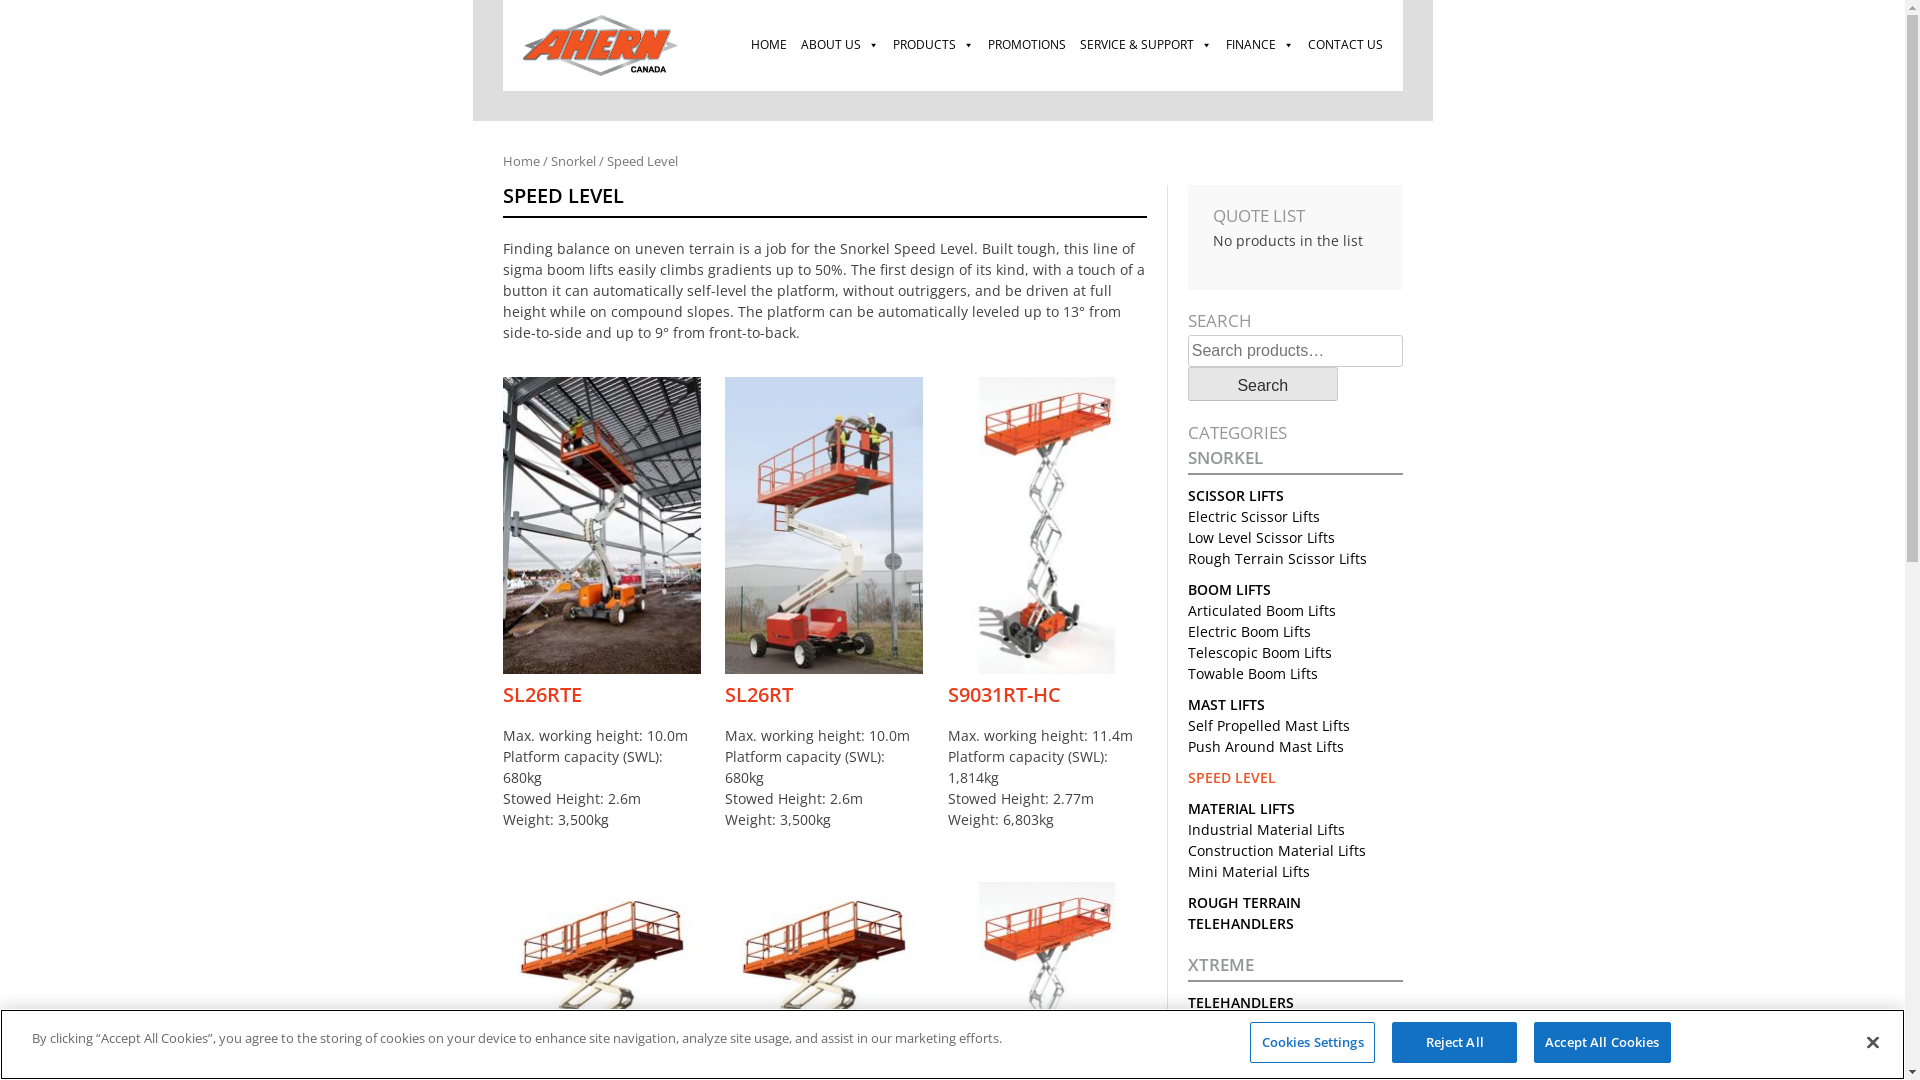 The height and width of the screenshot is (1080, 1920). I want to click on 'Push Around Mast Lifts', so click(1265, 746).